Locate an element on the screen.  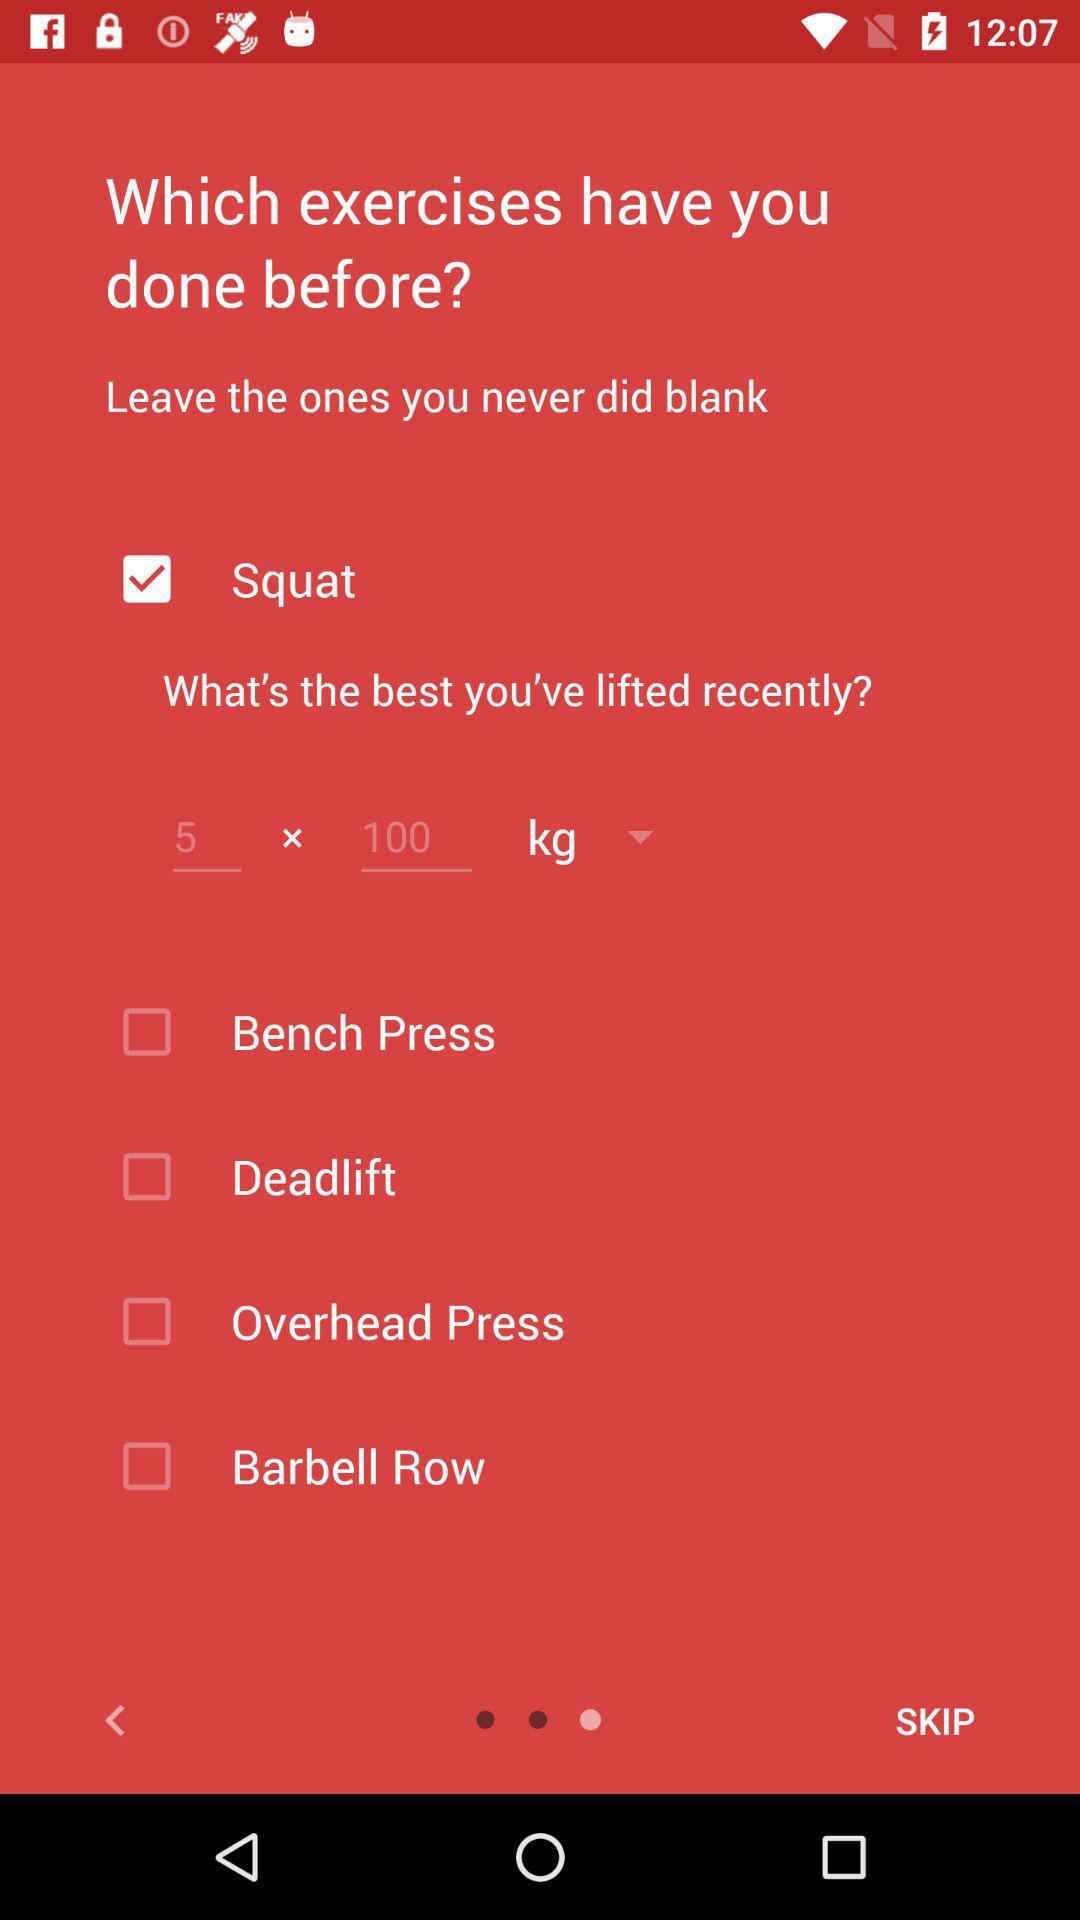
opens a text box for changing a value is located at coordinates (207, 836).